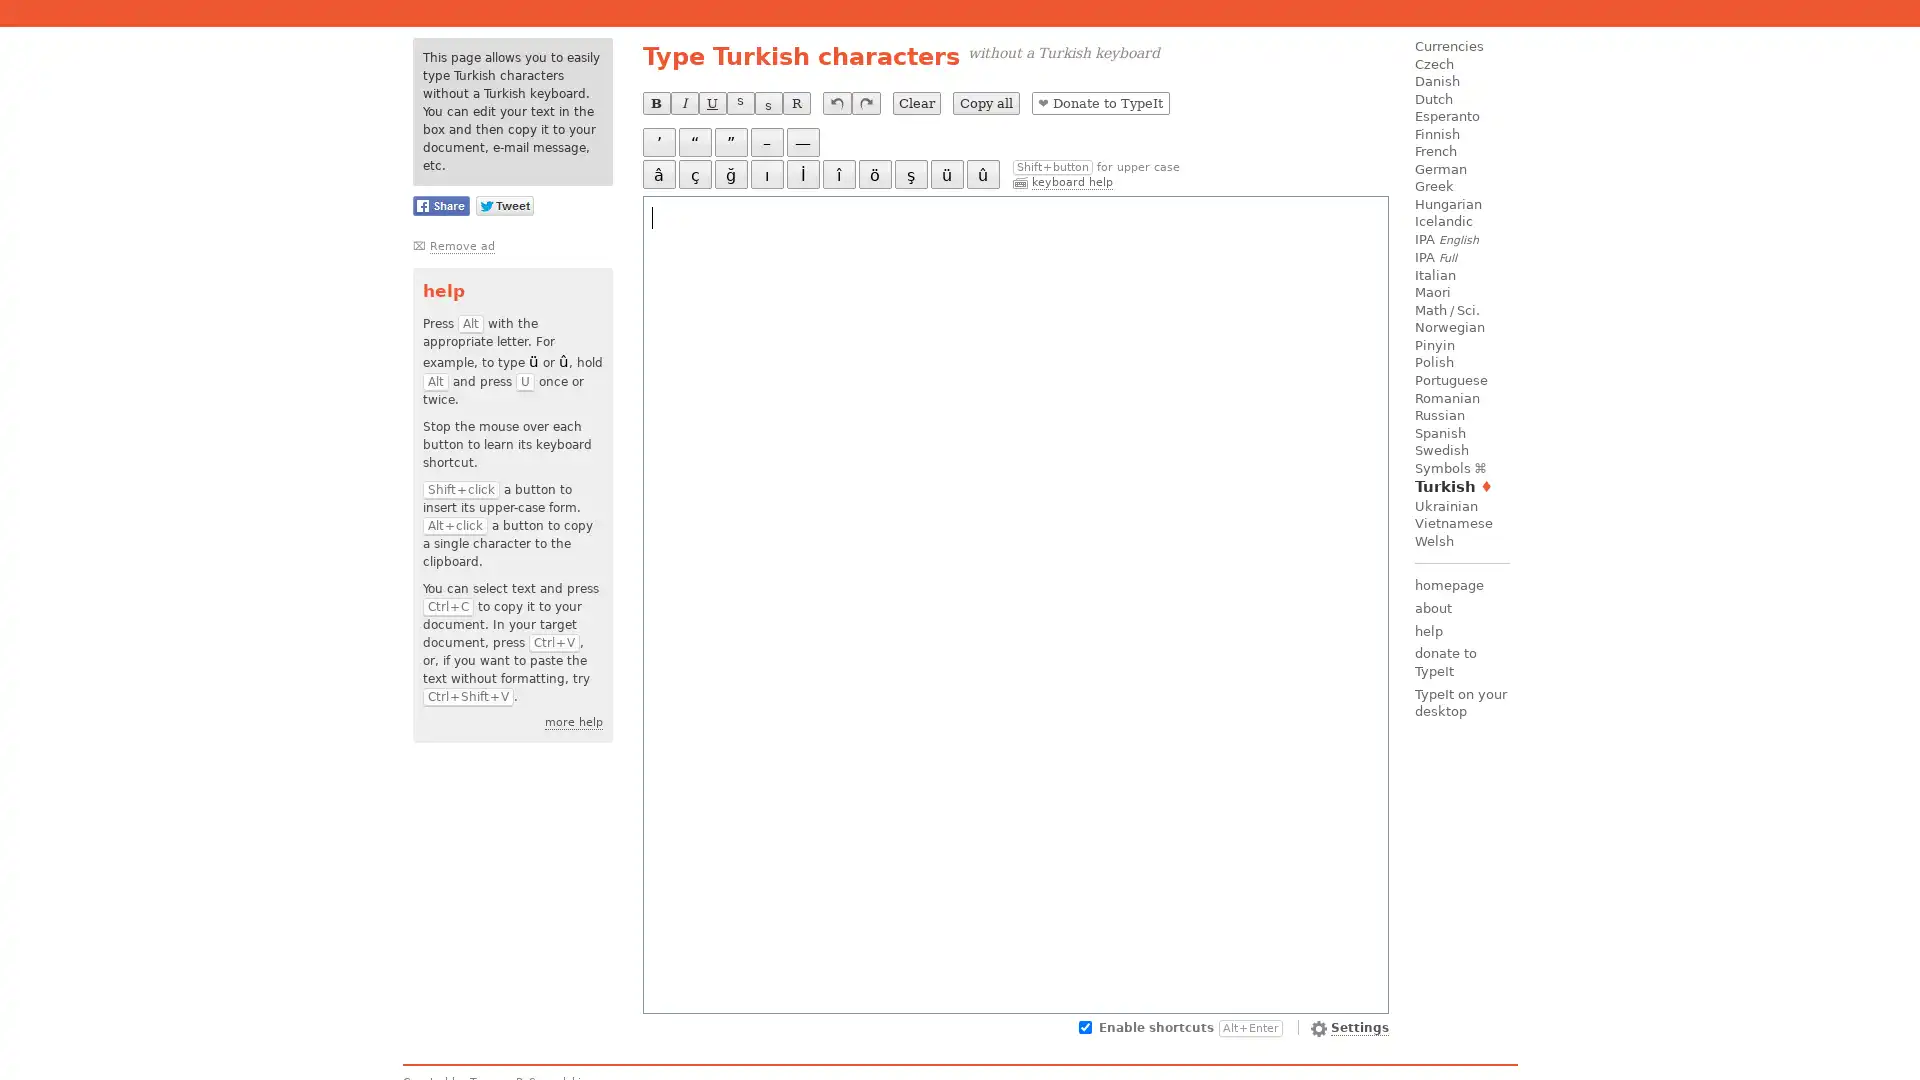 The width and height of the screenshot is (1920, 1080). Describe the element at coordinates (945, 173) in the screenshot. I see `u` at that location.